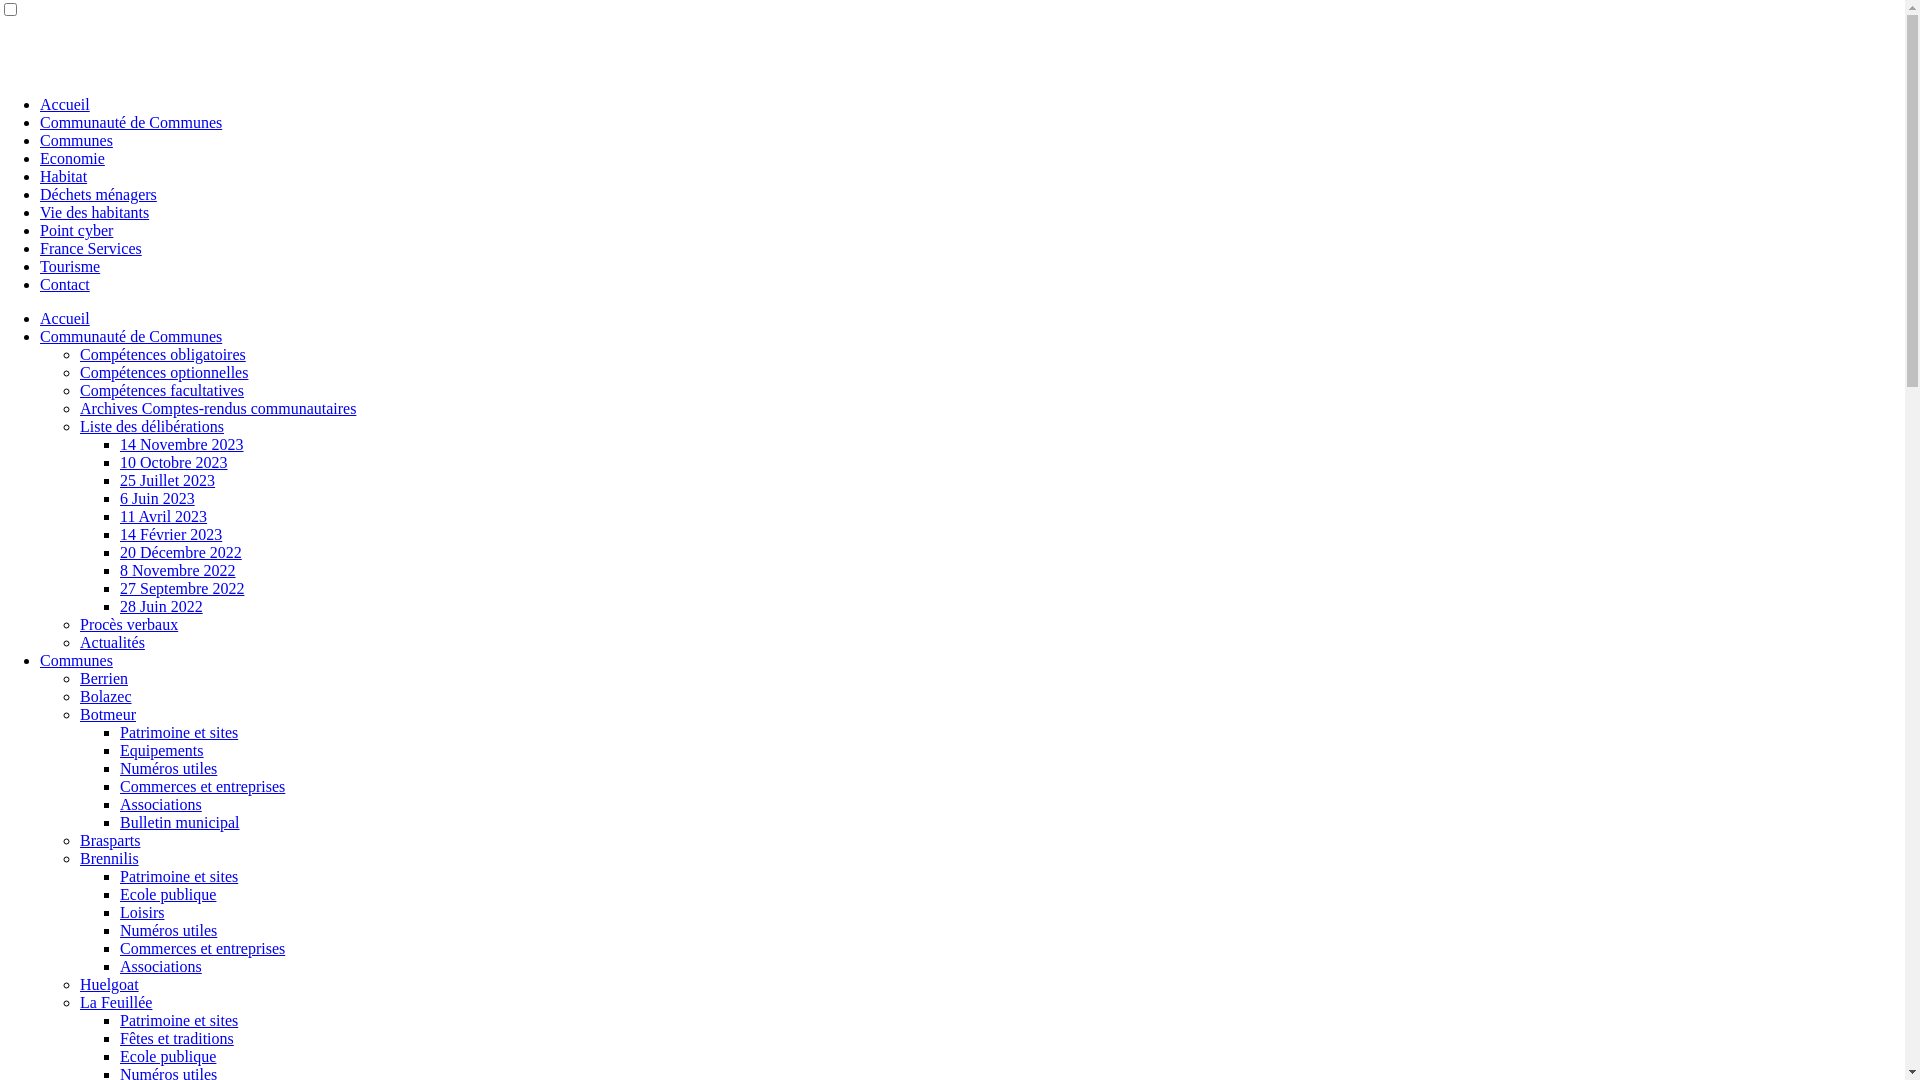  What do you see at coordinates (177, 570) in the screenshot?
I see `'8 Novembre 2022'` at bounding box center [177, 570].